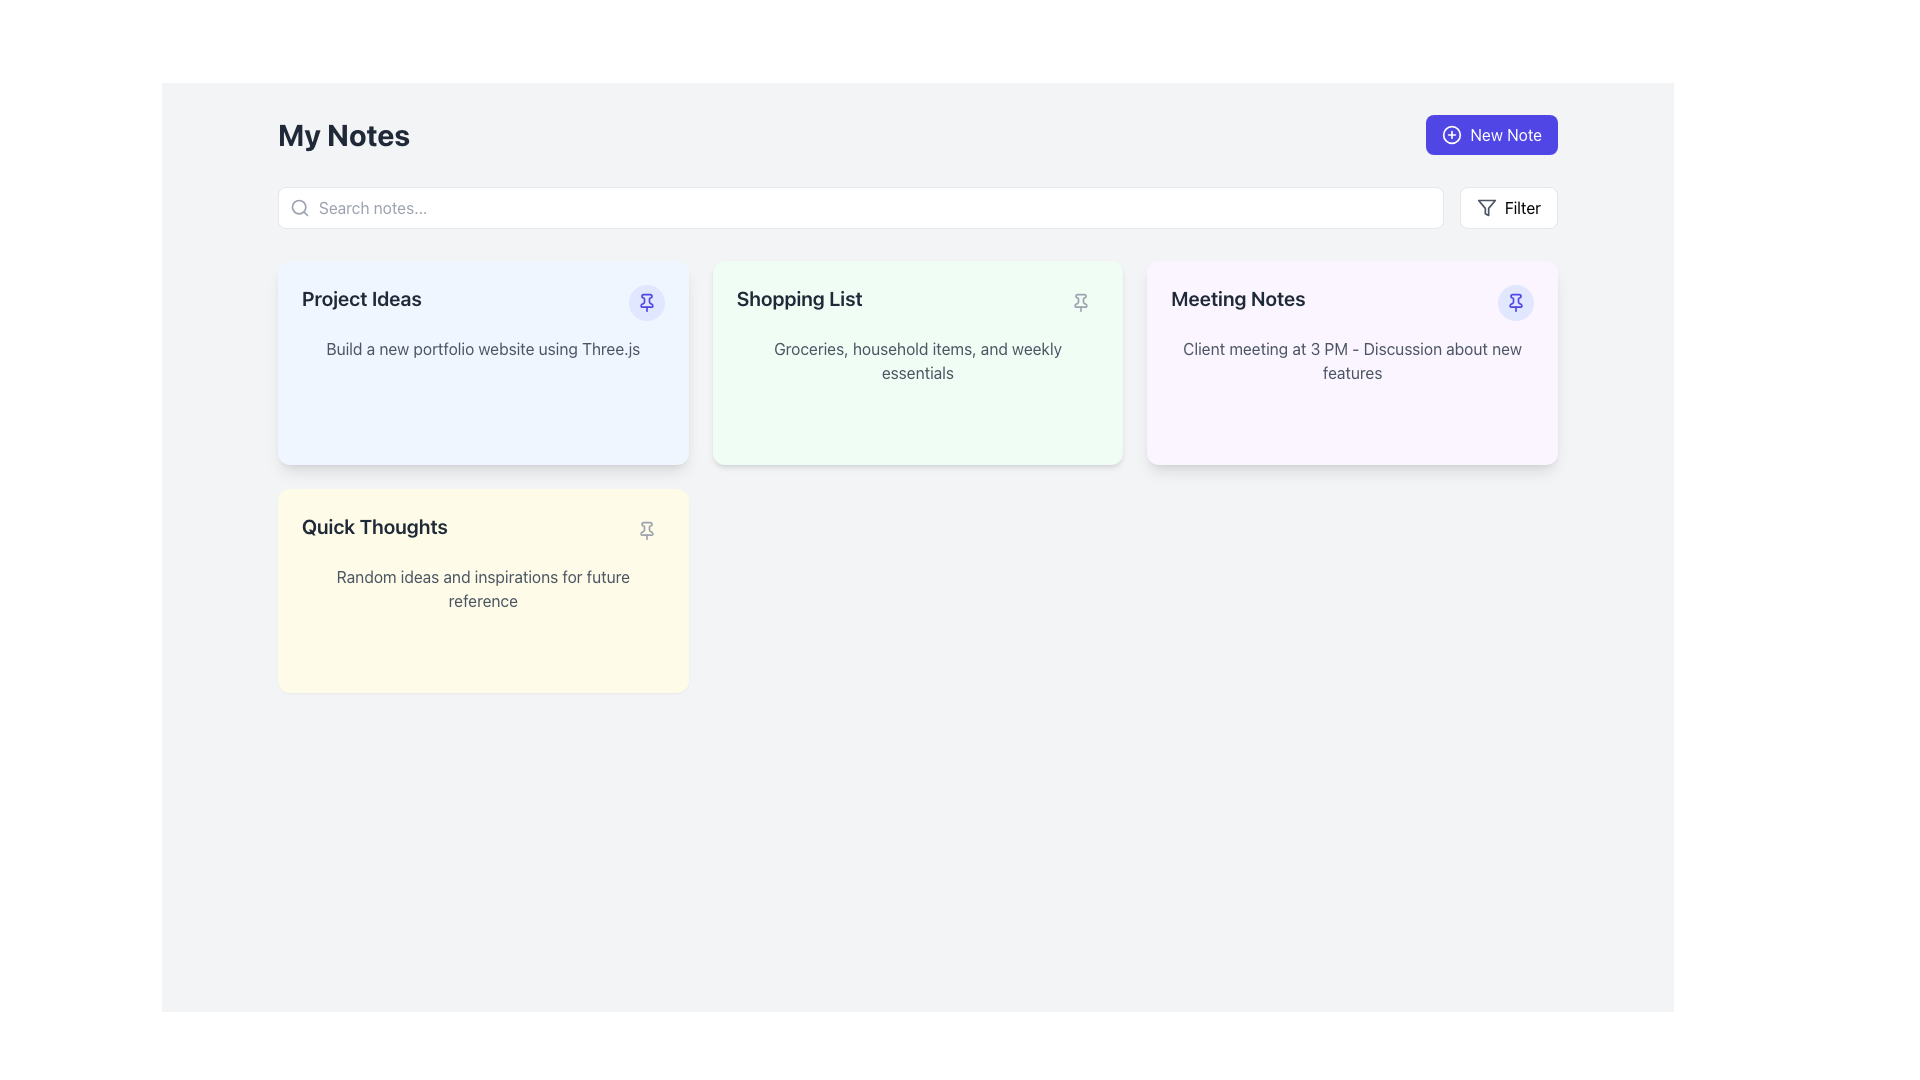  Describe the element at coordinates (344, 135) in the screenshot. I see `the static text heading displaying 'My Notes' which is bold, dark gray, and prominently styled as a header` at that location.